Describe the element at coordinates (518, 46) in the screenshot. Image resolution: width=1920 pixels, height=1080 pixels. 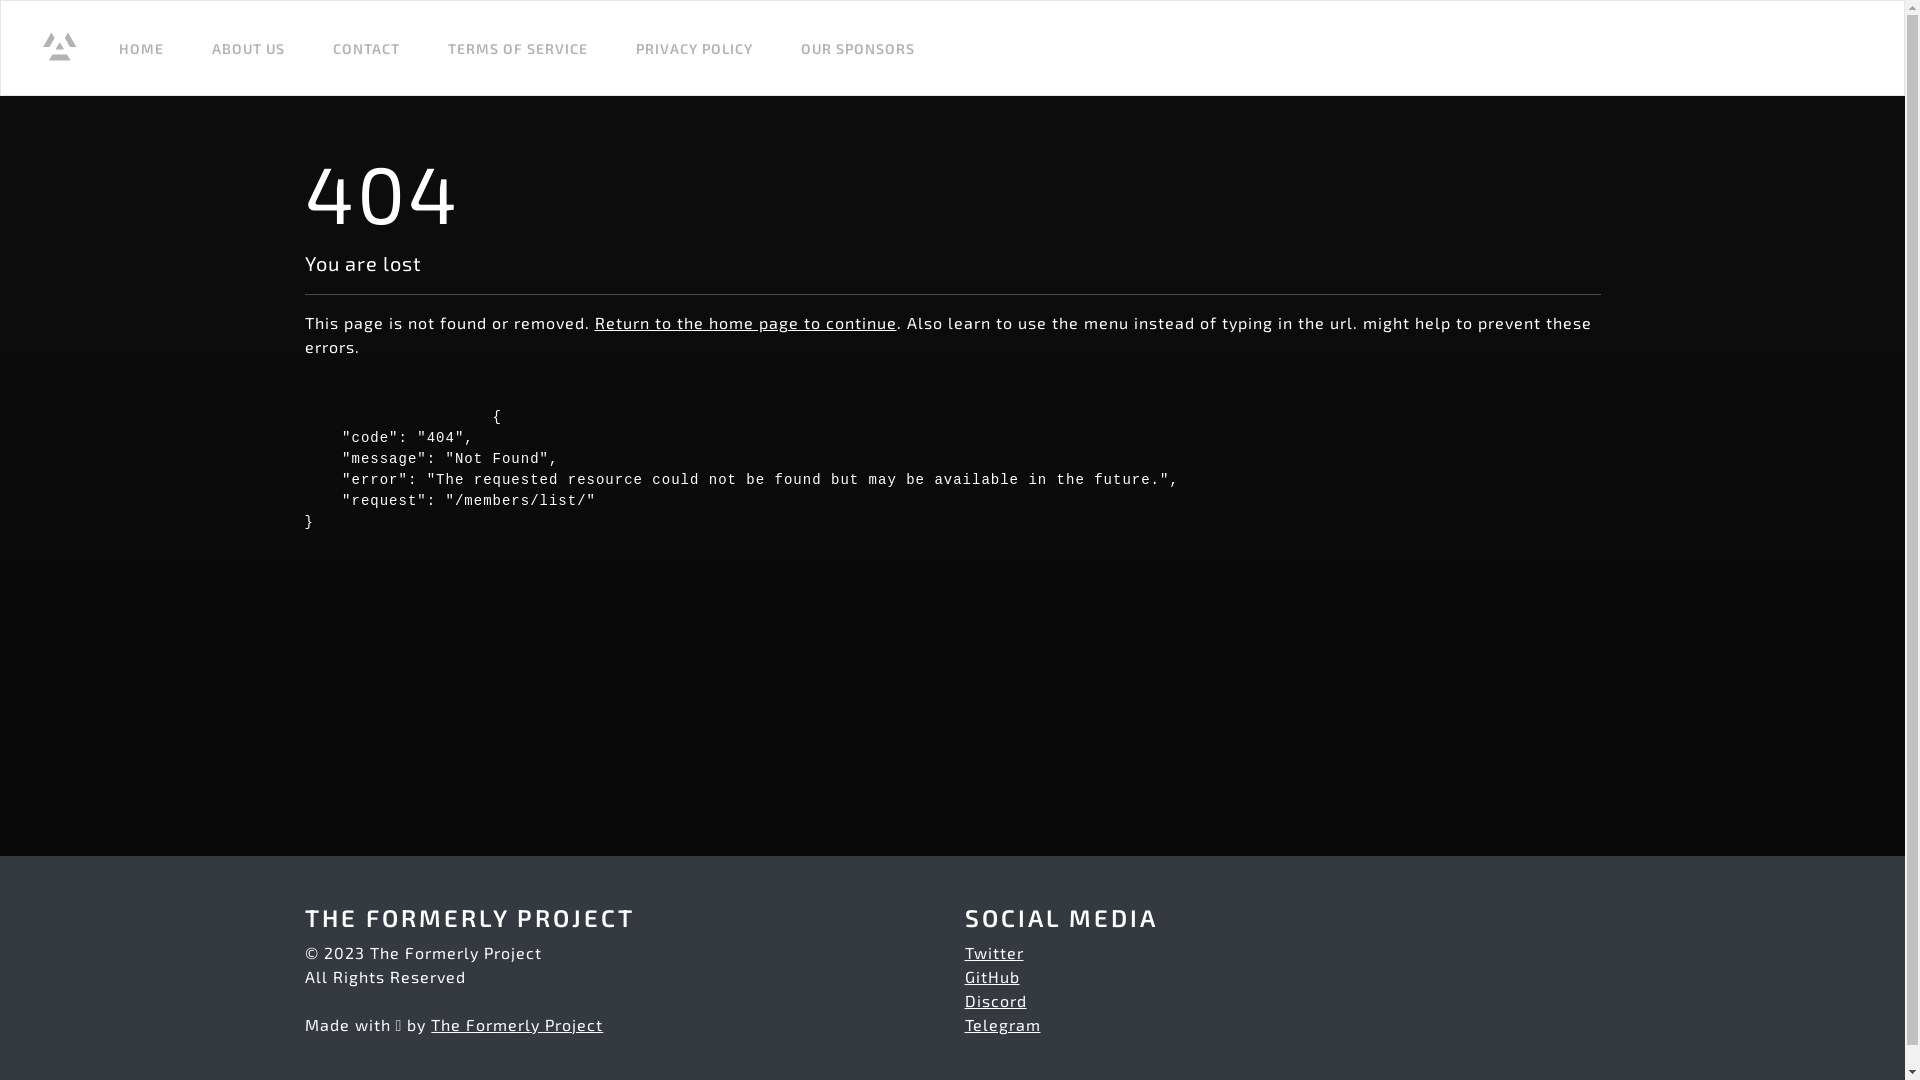
I see `'TERMS OF SERVICE'` at that location.